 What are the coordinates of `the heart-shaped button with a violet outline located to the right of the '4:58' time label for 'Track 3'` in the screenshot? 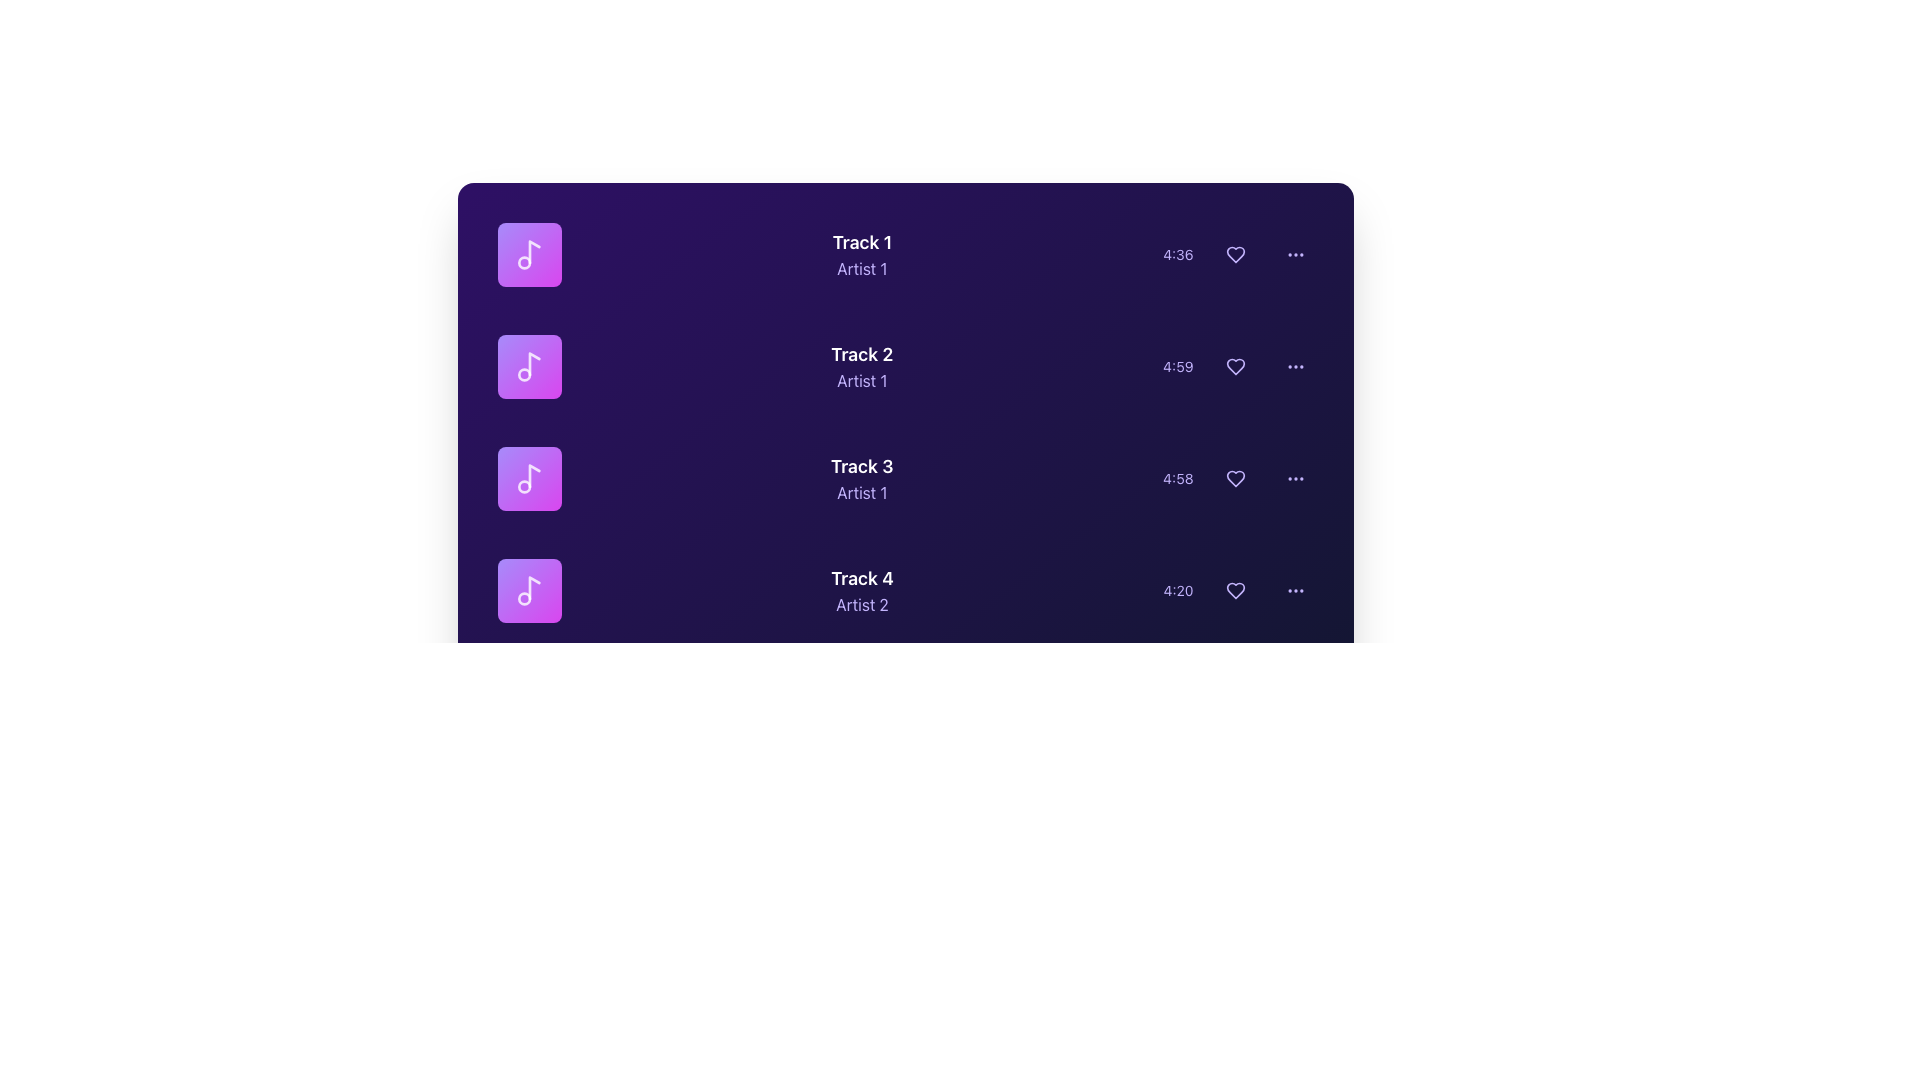 It's located at (1234, 478).